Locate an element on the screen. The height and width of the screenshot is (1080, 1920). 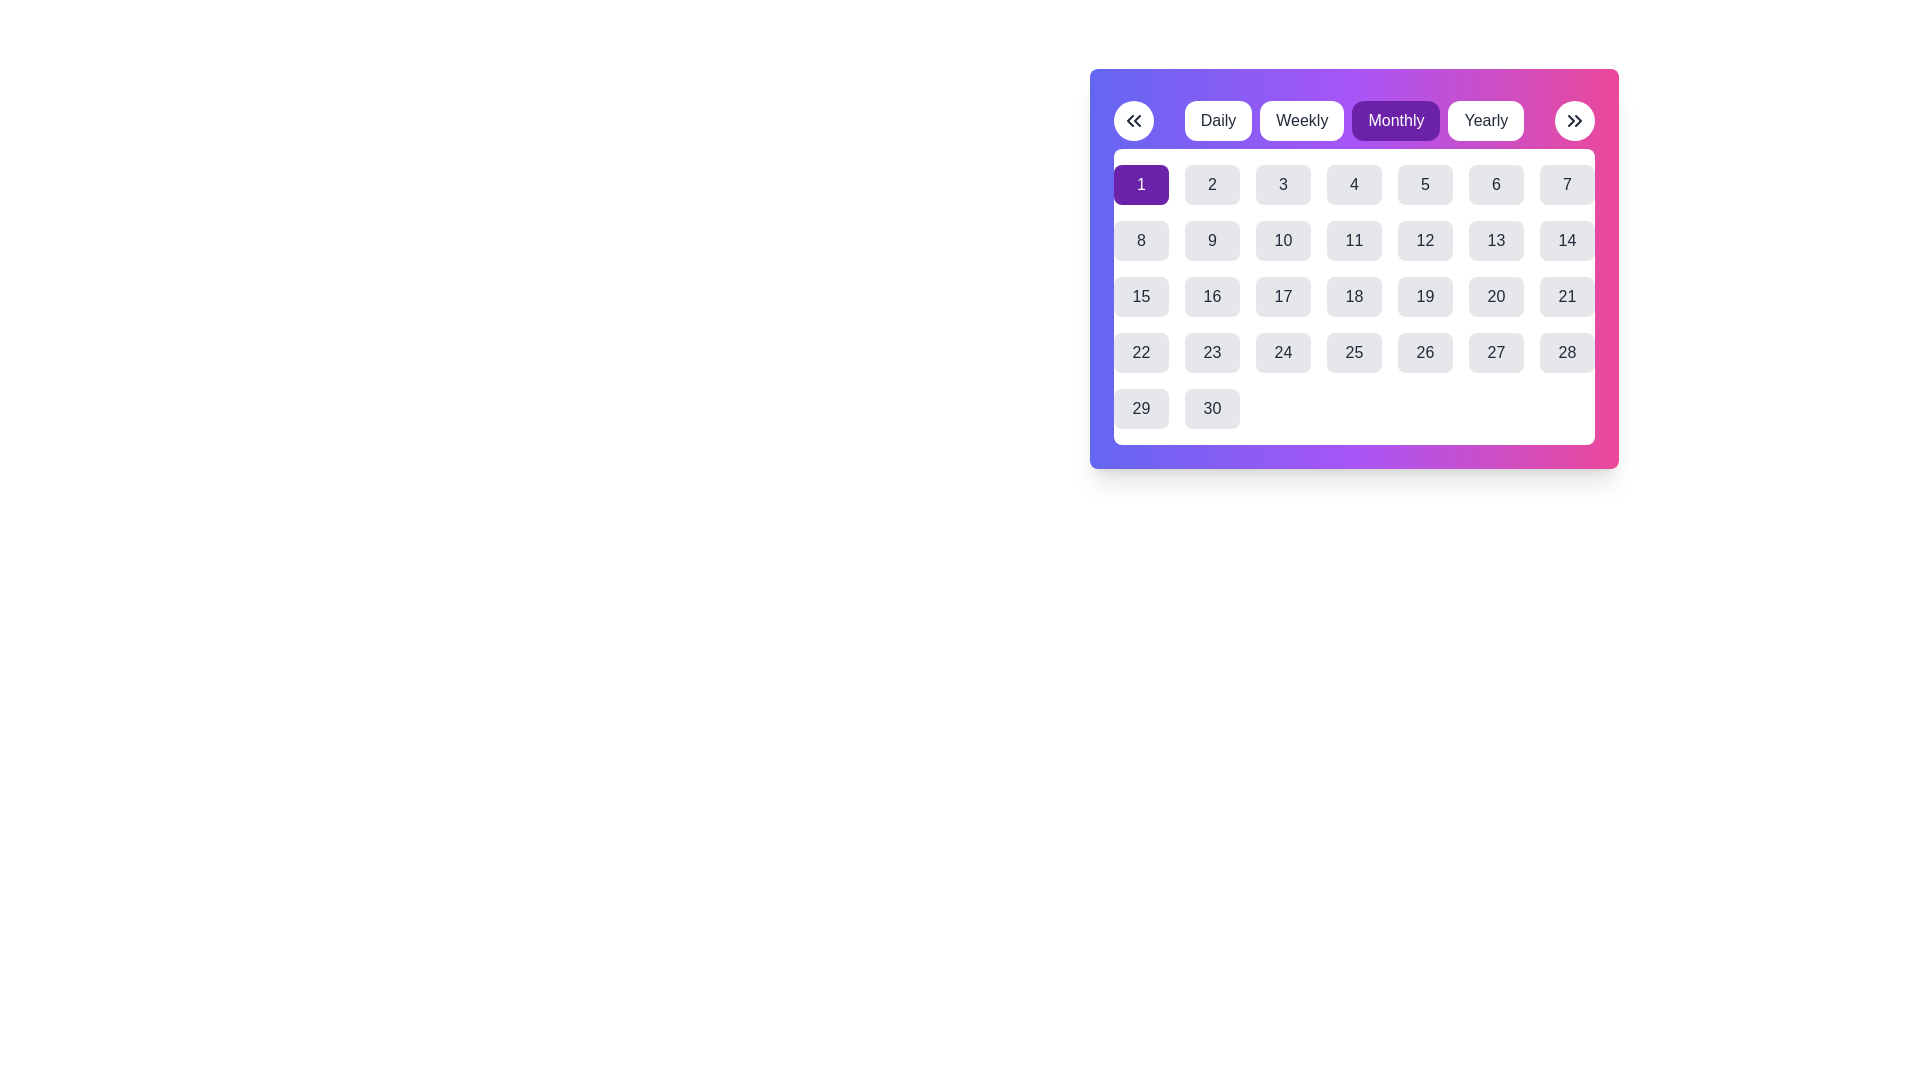
the button representing the date '30' in the calendar located in the last row and second column of the grid layout is located at coordinates (1211, 407).